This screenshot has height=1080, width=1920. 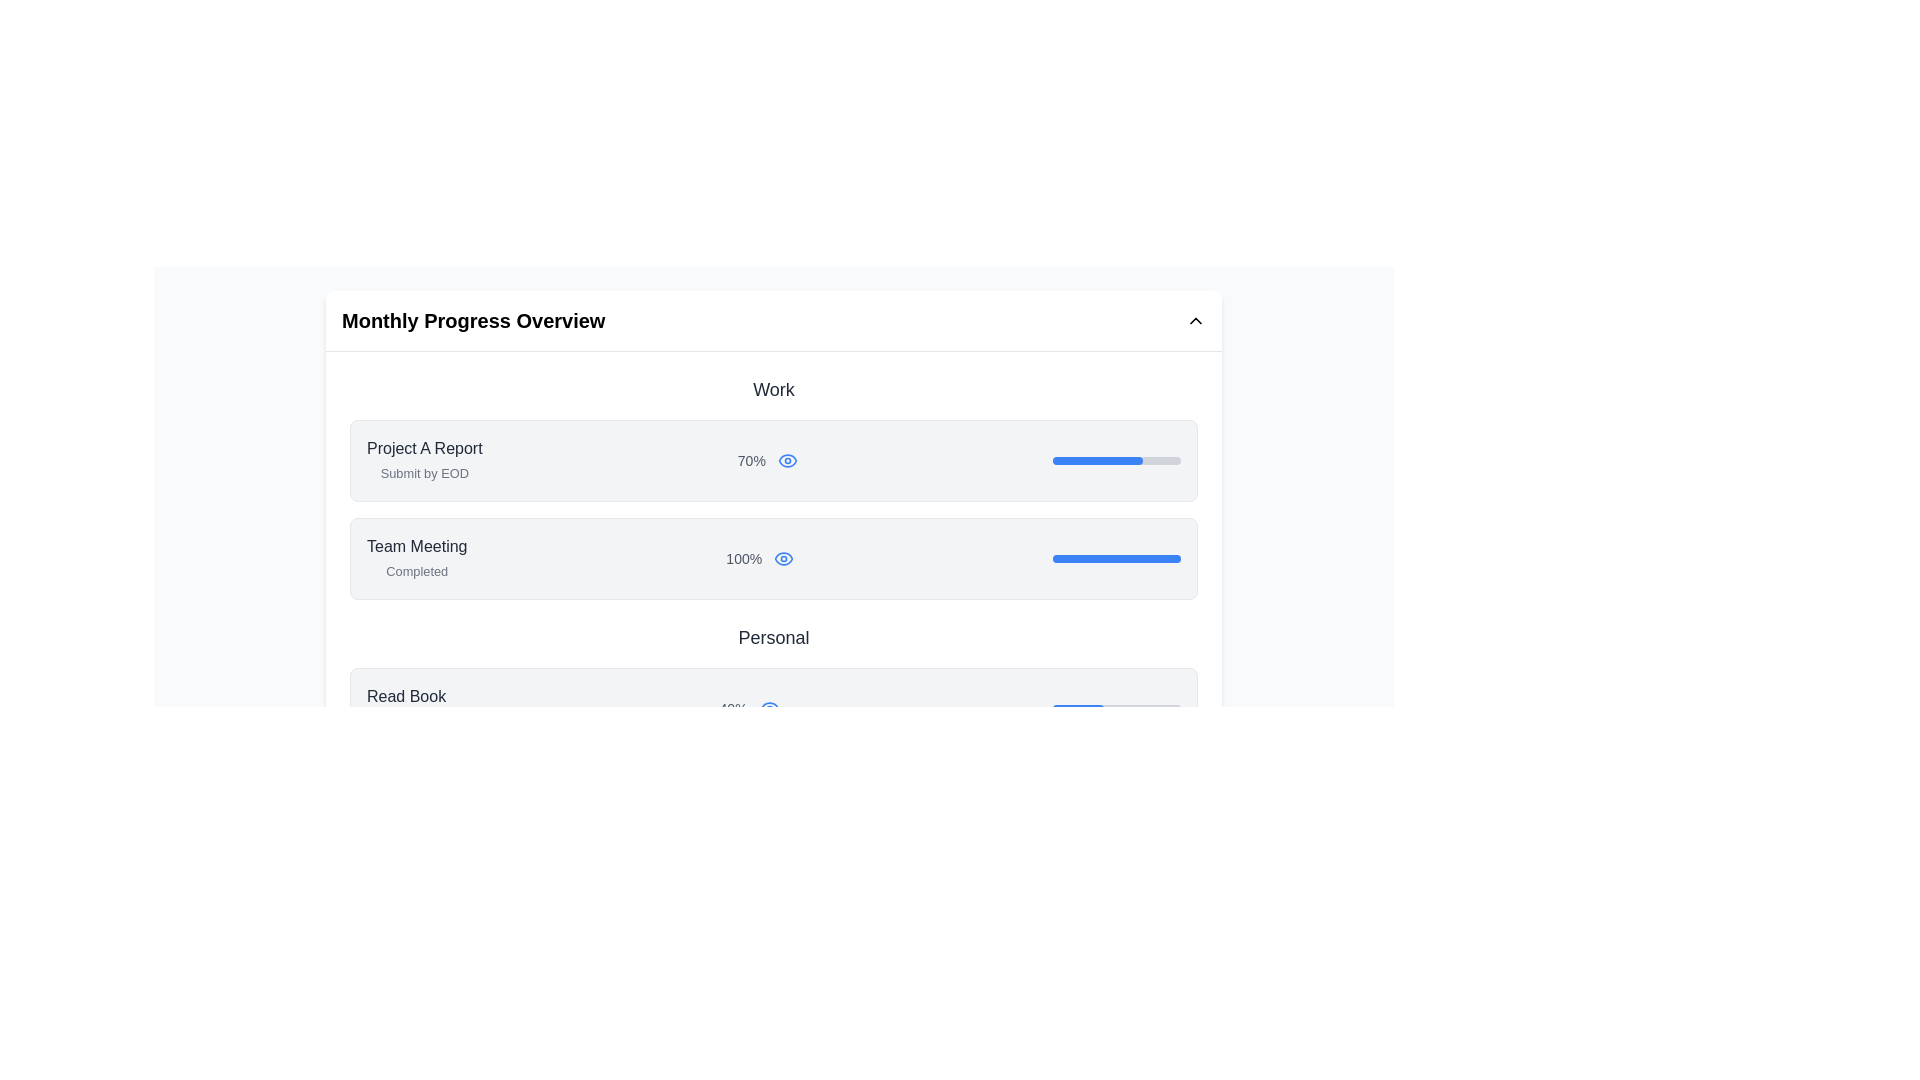 What do you see at coordinates (768, 708) in the screenshot?
I see `the small blue eye-shaped icon located next to the numeric text '40%' in the 'Personal' list group, which aligns horizontally with the progress bar` at bounding box center [768, 708].